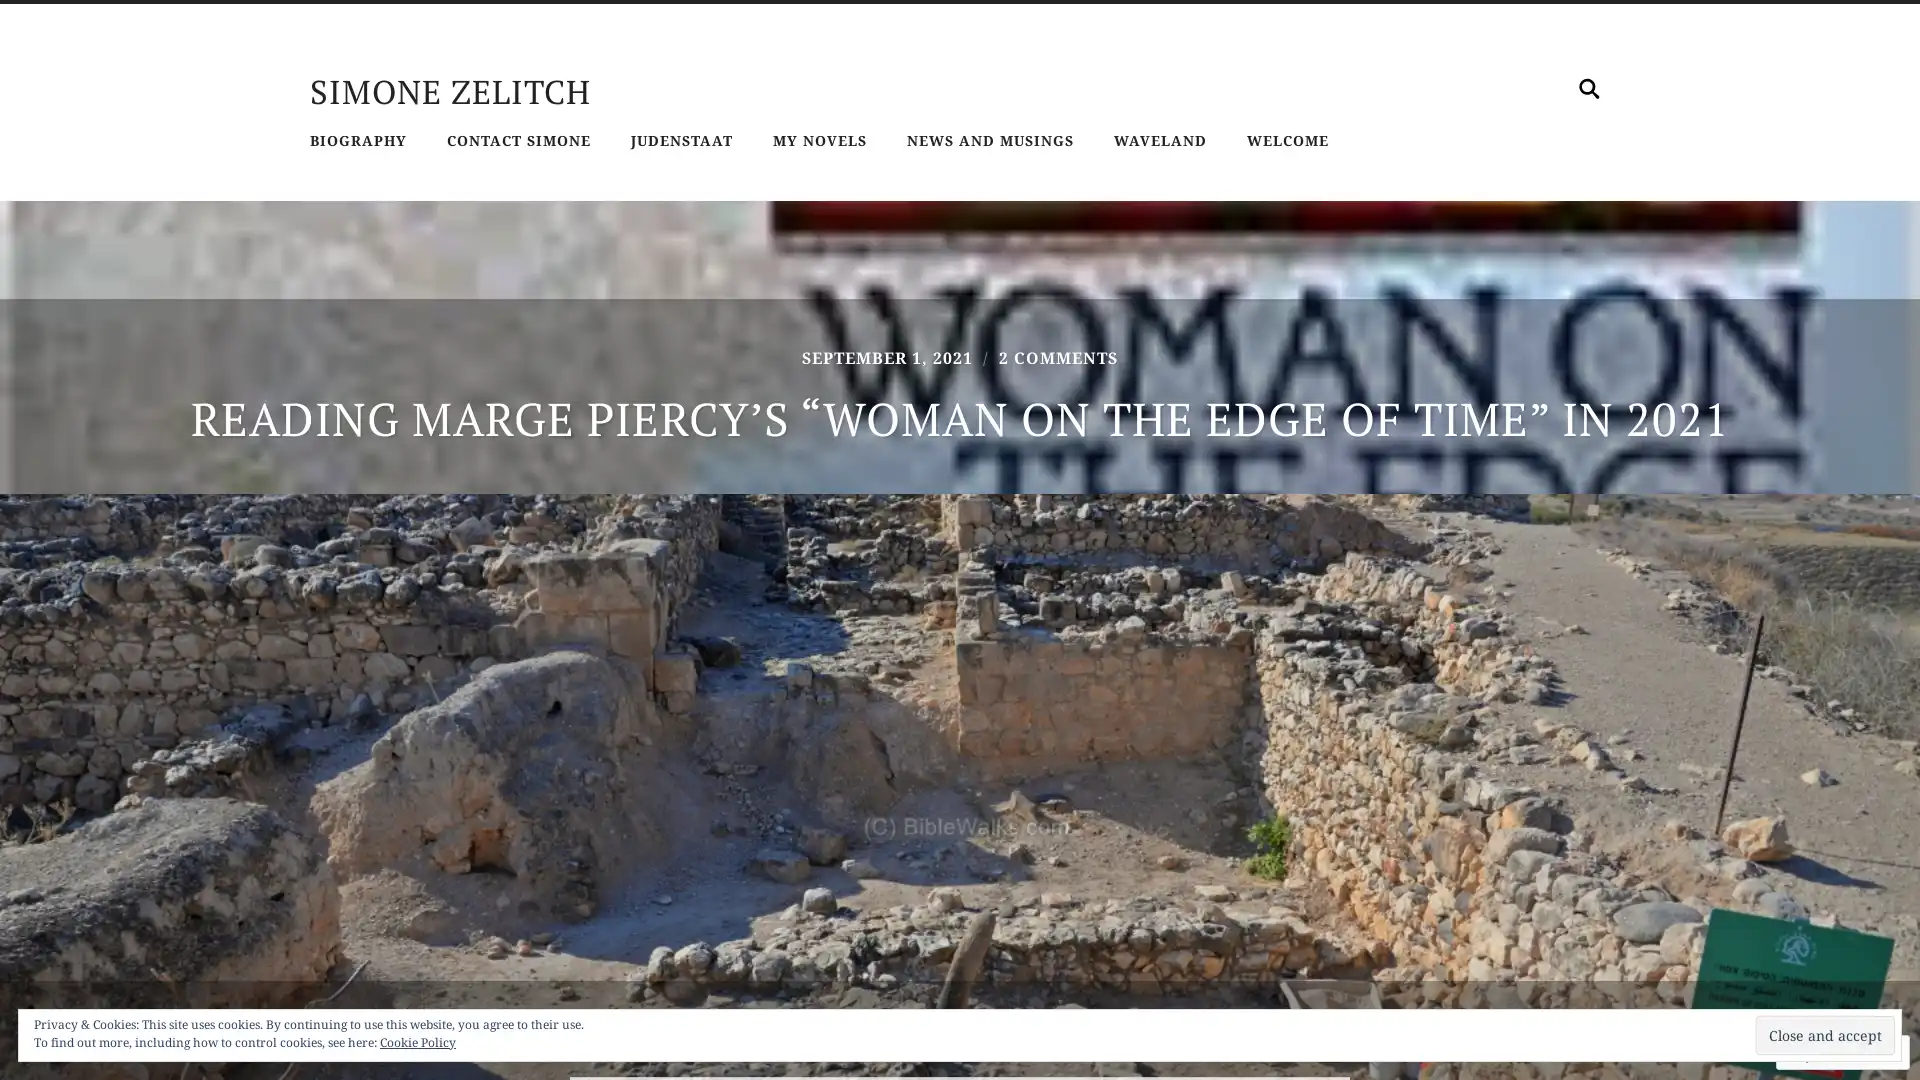 The image size is (1920, 1080). I want to click on Close and accept, so click(1825, 1035).